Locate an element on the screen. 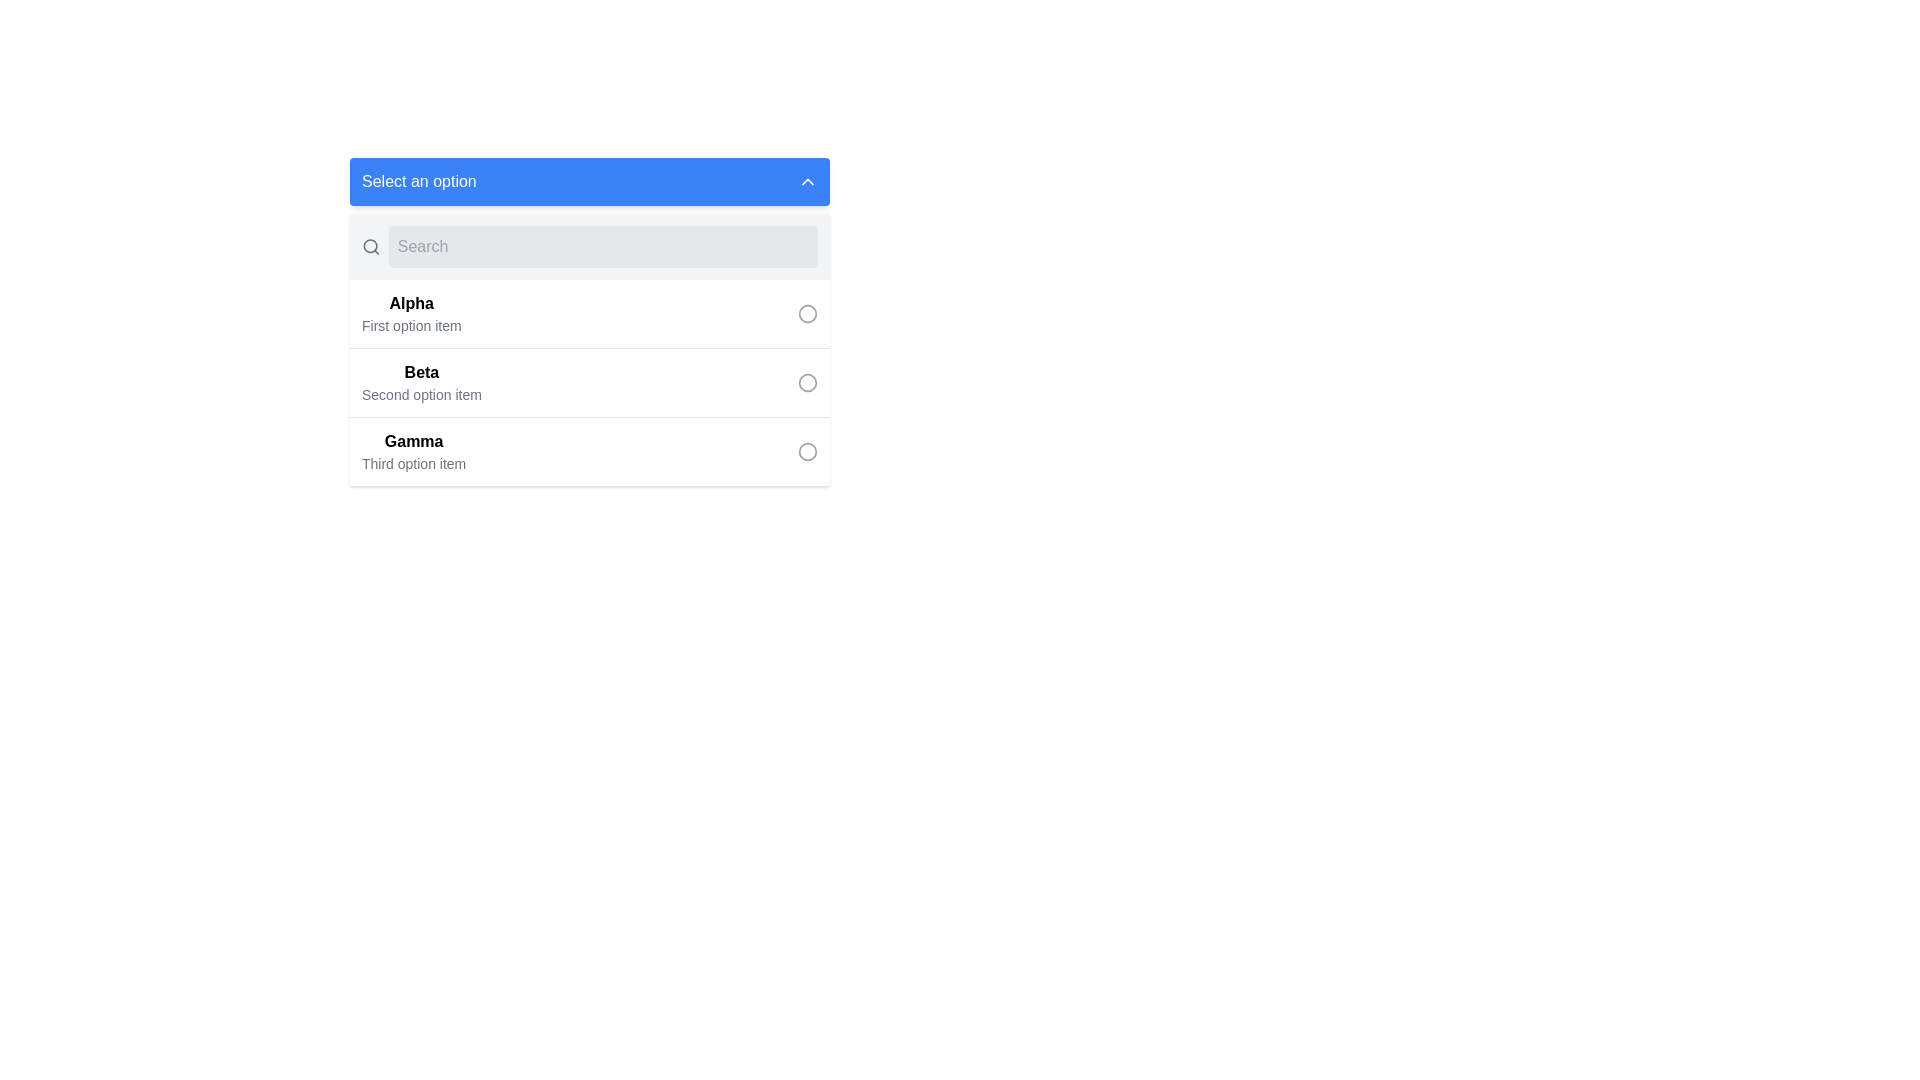  the Circle icon positioned to the right of the text 'Gamma' in the third item of the dropdown list, which serves as an indicator for selection or status is located at coordinates (807, 451).